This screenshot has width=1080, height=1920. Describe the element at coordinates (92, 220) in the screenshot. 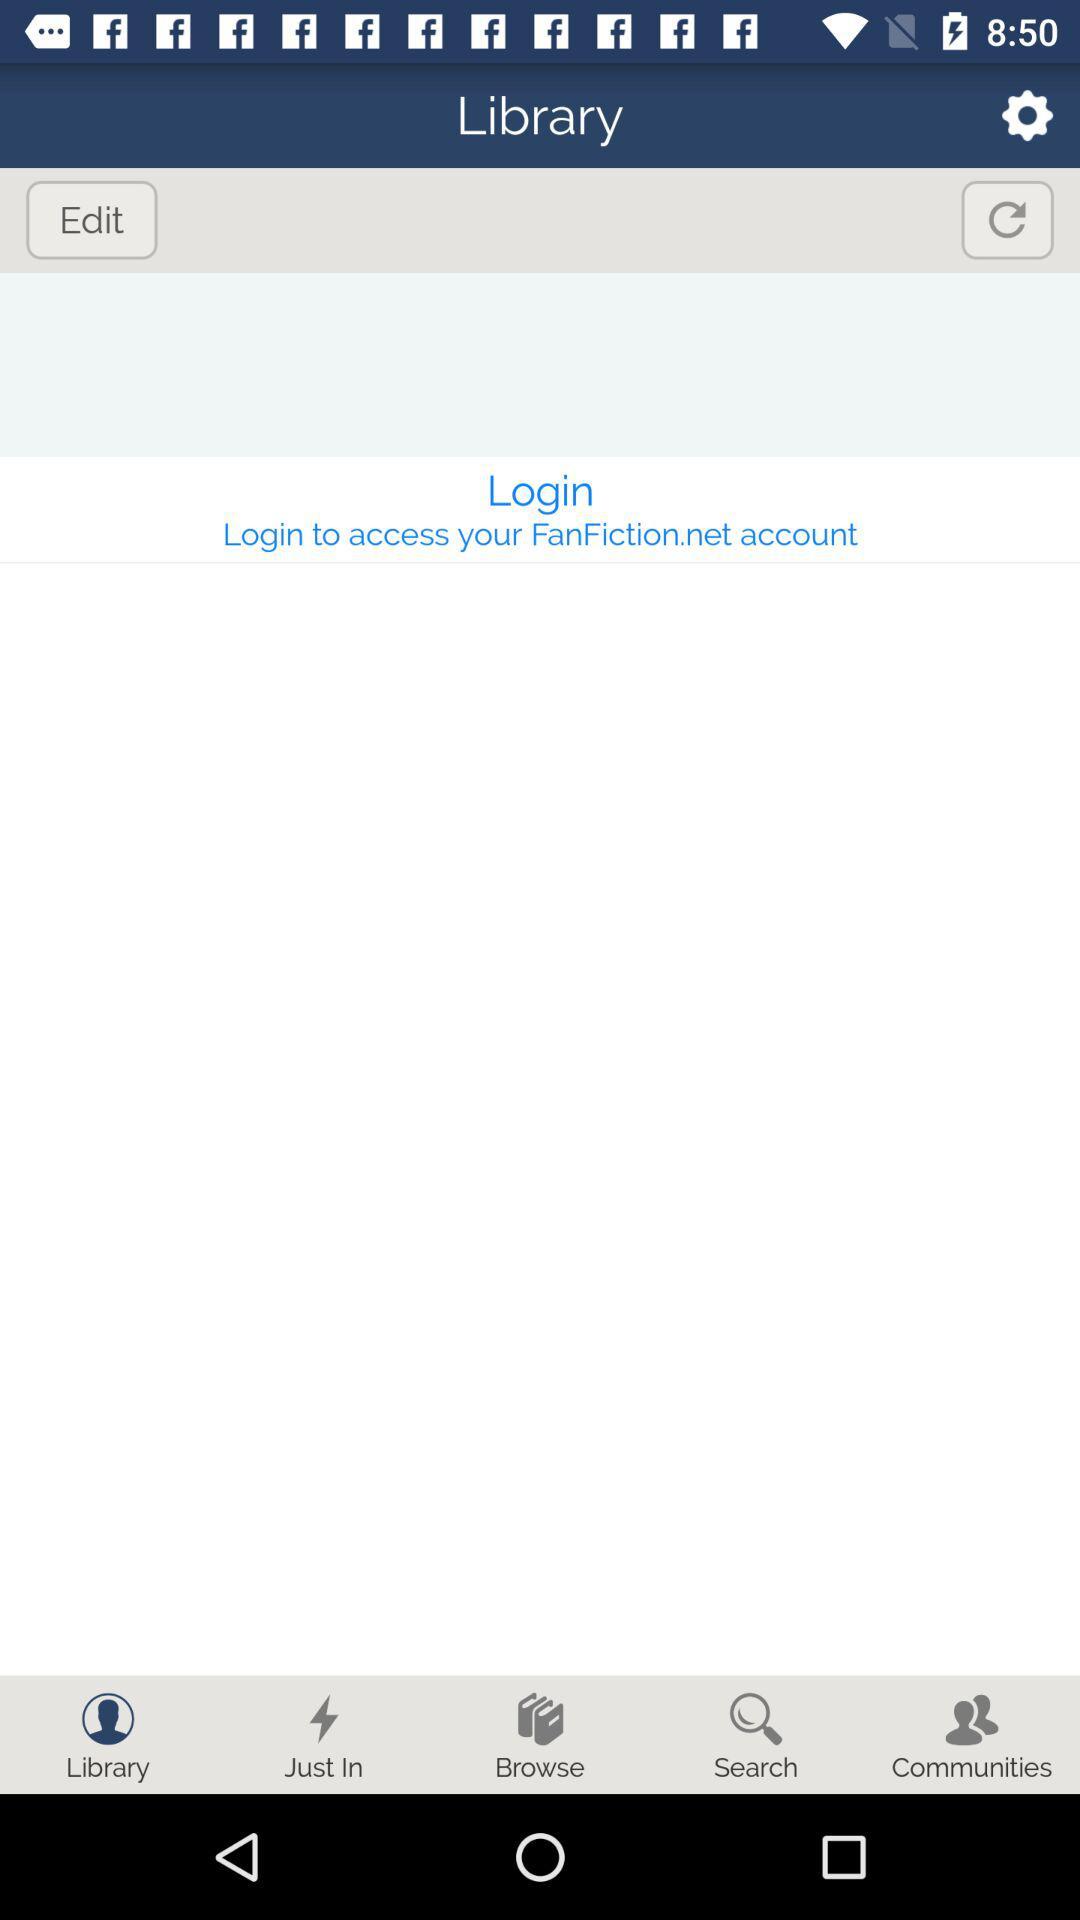

I see `the edit button` at that location.